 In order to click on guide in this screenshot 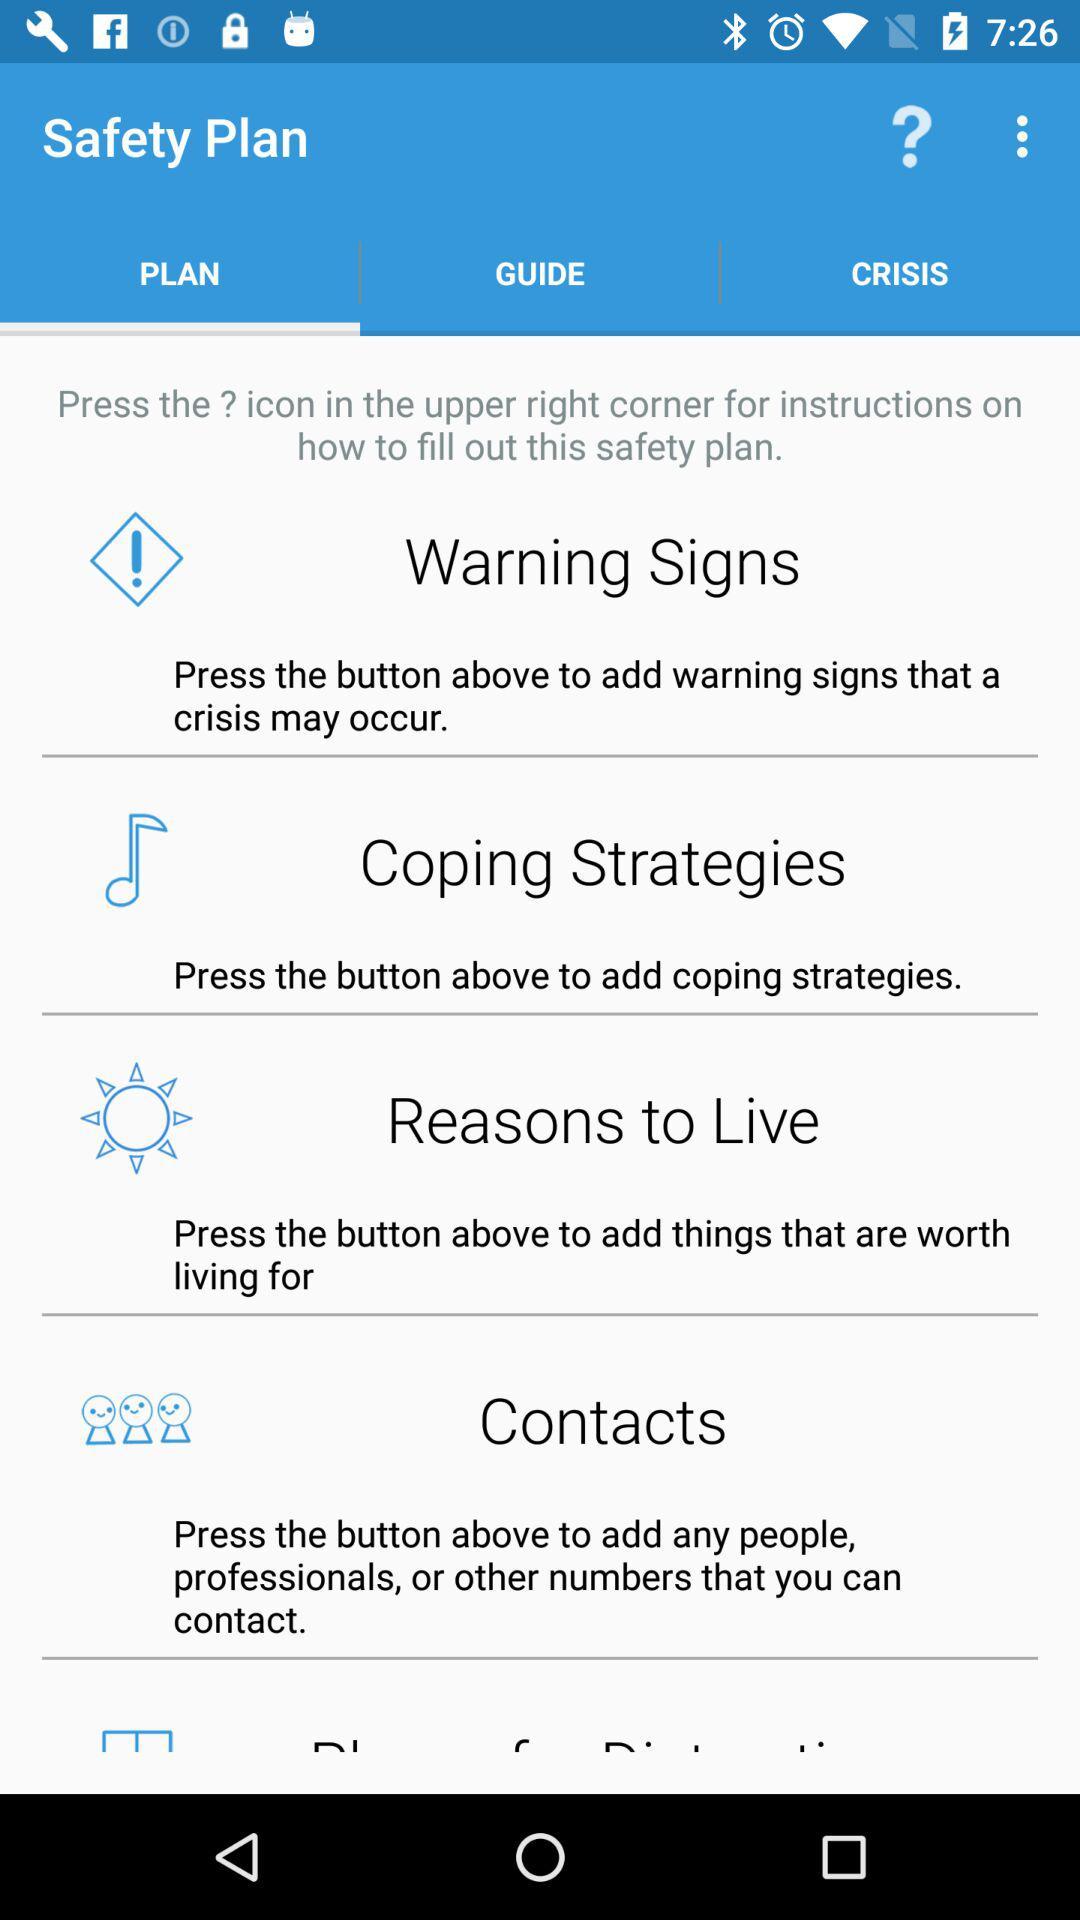, I will do `click(540, 272)`.